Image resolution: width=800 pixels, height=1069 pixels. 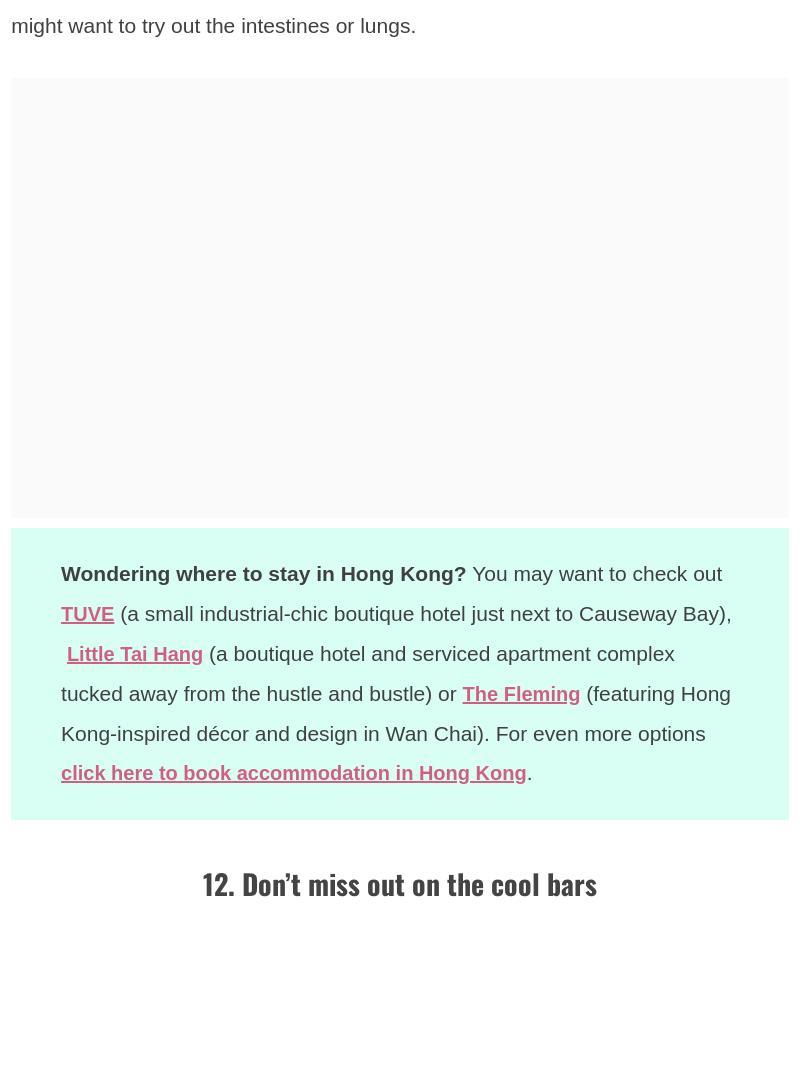 I want to click on '(a boutique hotel and serviced apartment complex tucked away from the hustle and bustle) or', so click(x=59, y=671).